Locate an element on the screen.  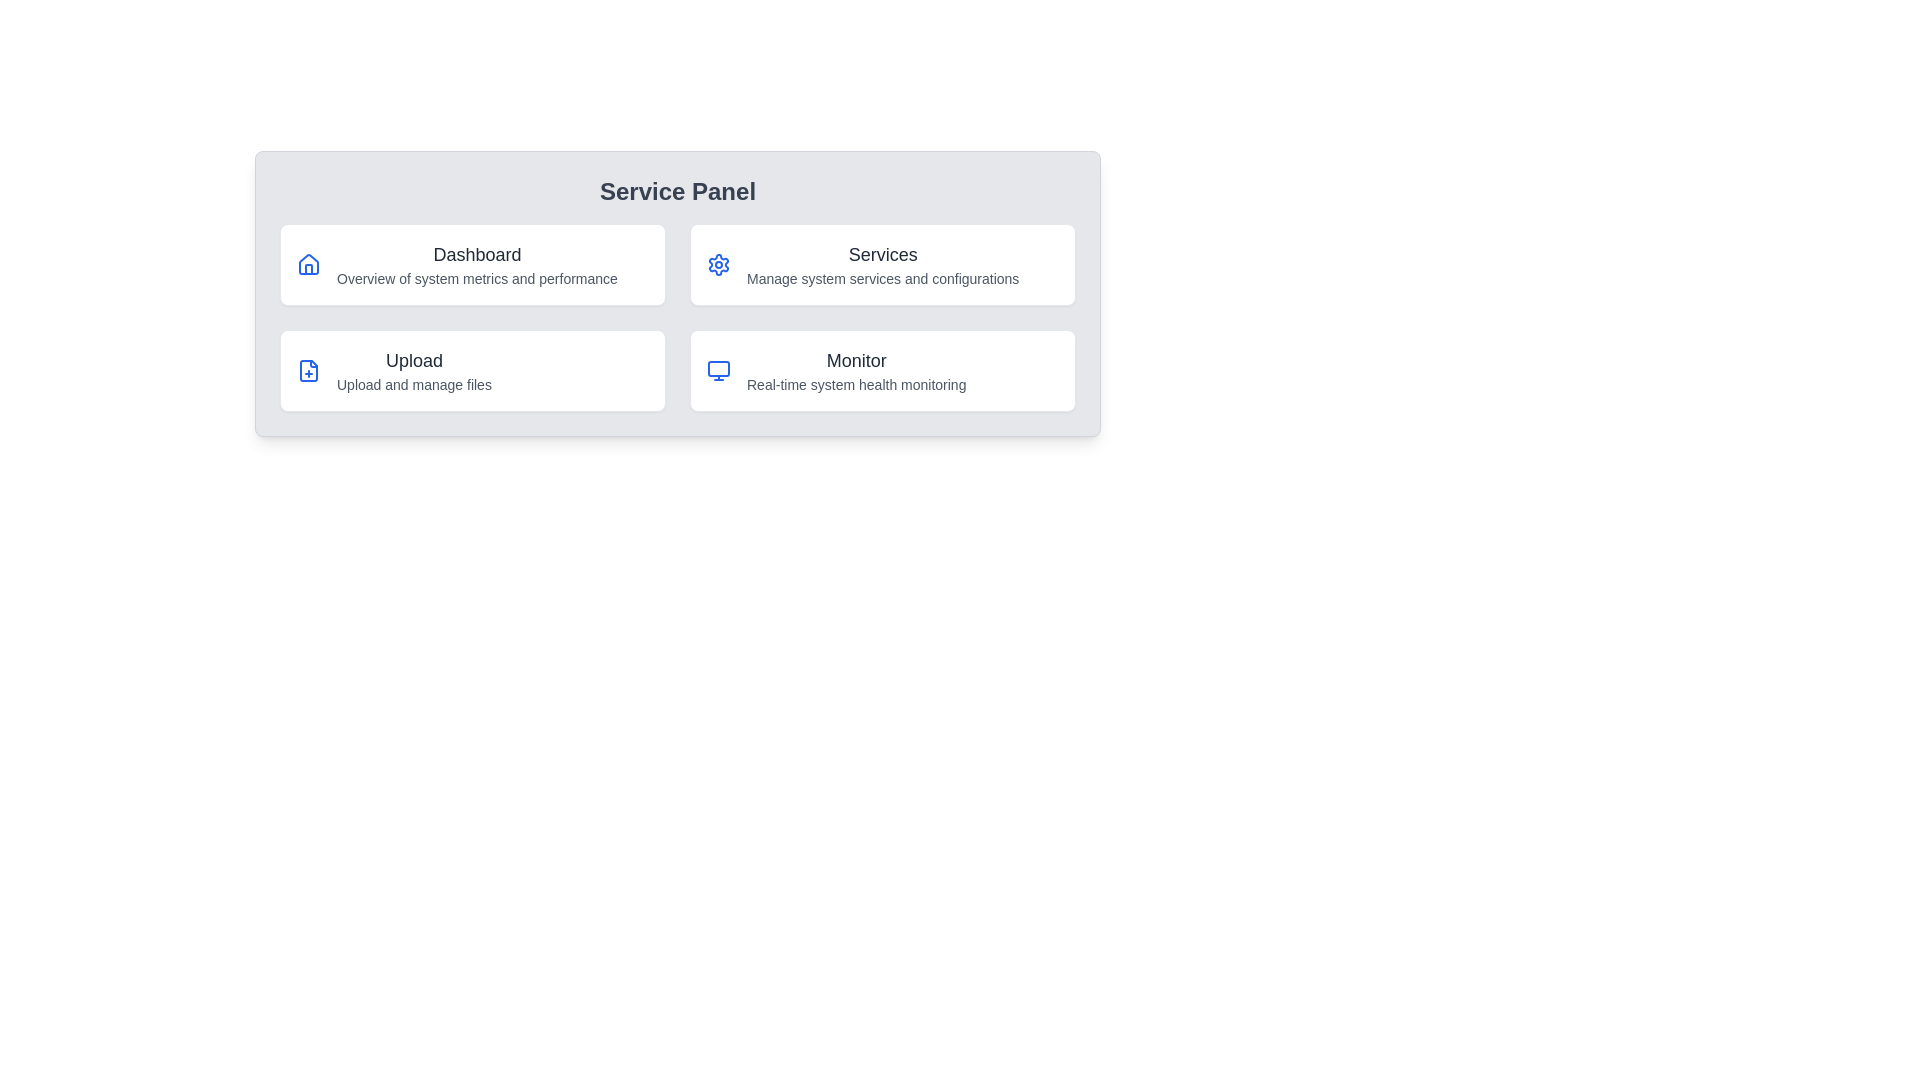
the 'Dashboard' text block, which consists of two lines, with the first line being bold and medium-large, and the second line lighter and smaller, located in the top-left section of the grid structure is located at coordinates (476, 264).